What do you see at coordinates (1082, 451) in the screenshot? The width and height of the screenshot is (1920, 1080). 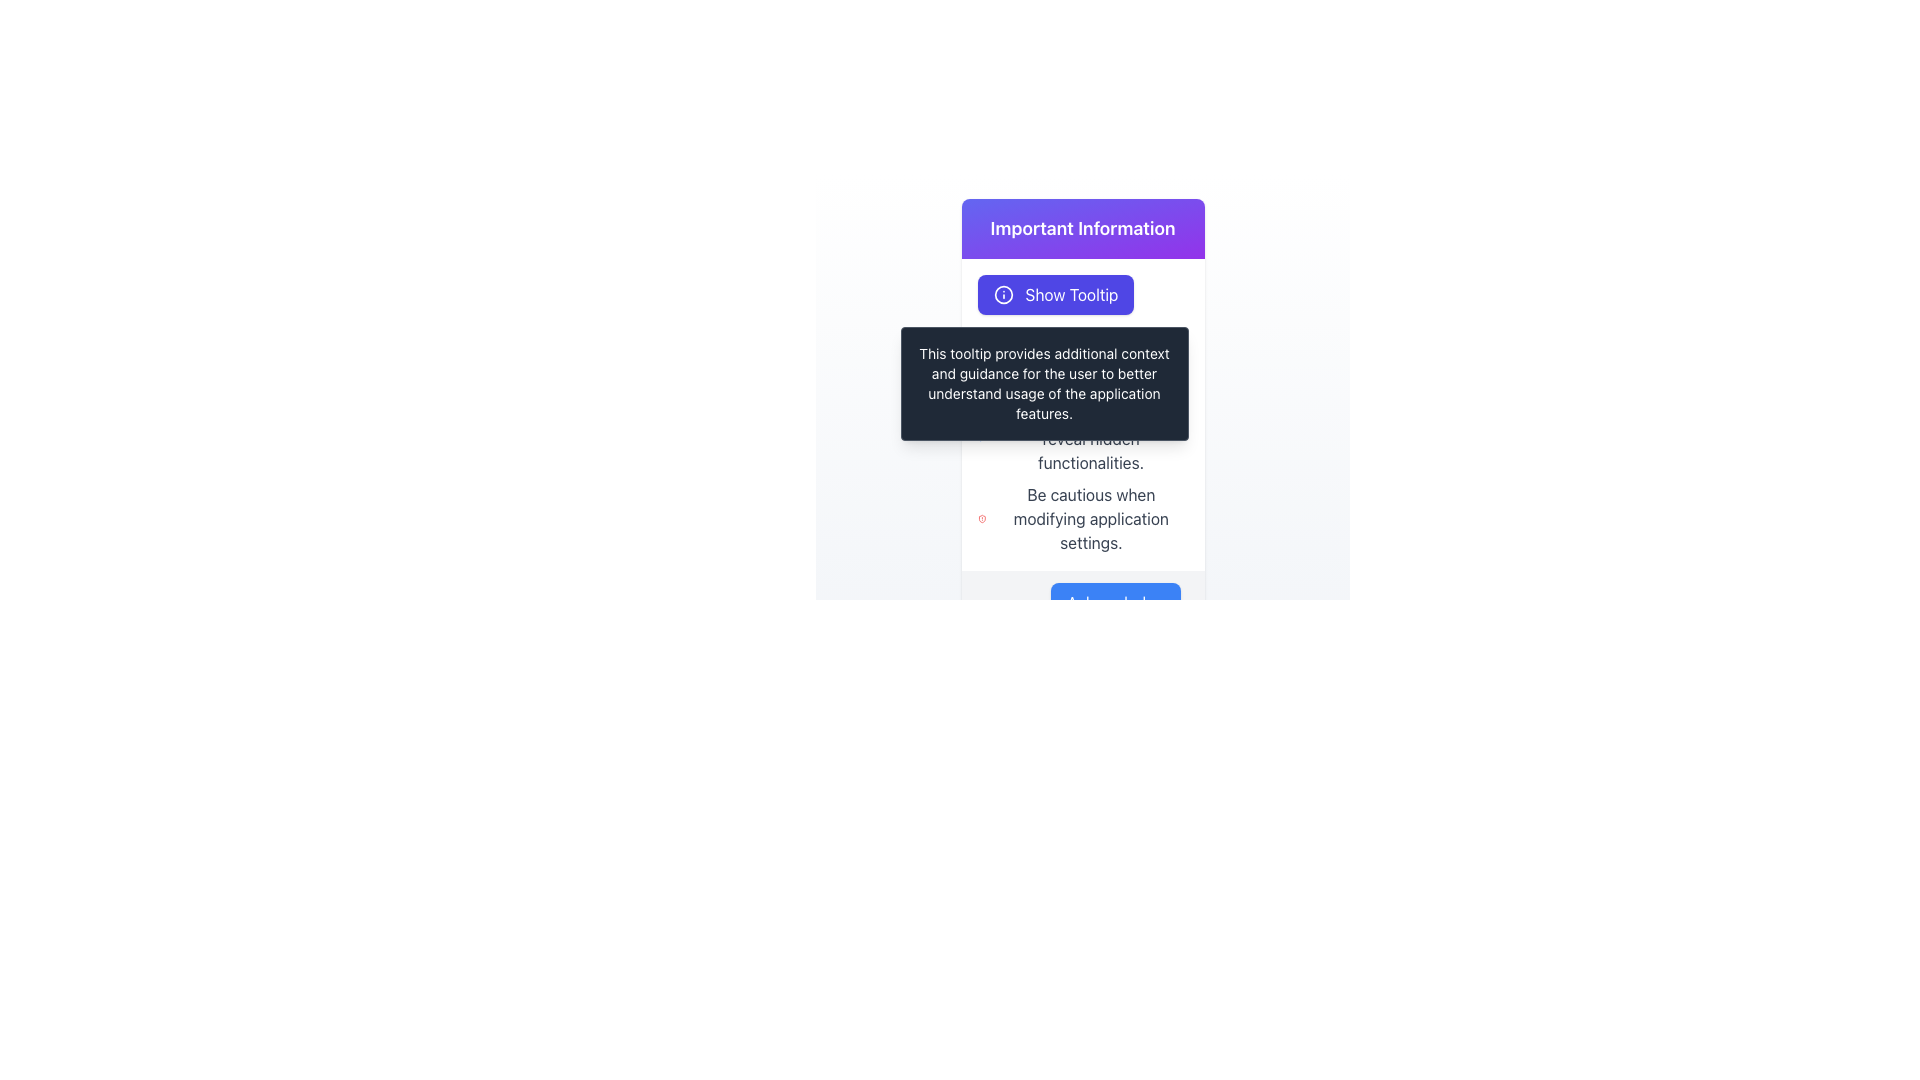 I see `informational text displayed in the Text Block, which provides best practices and cautionary notes for the application` at bounding box center [1082, 451].